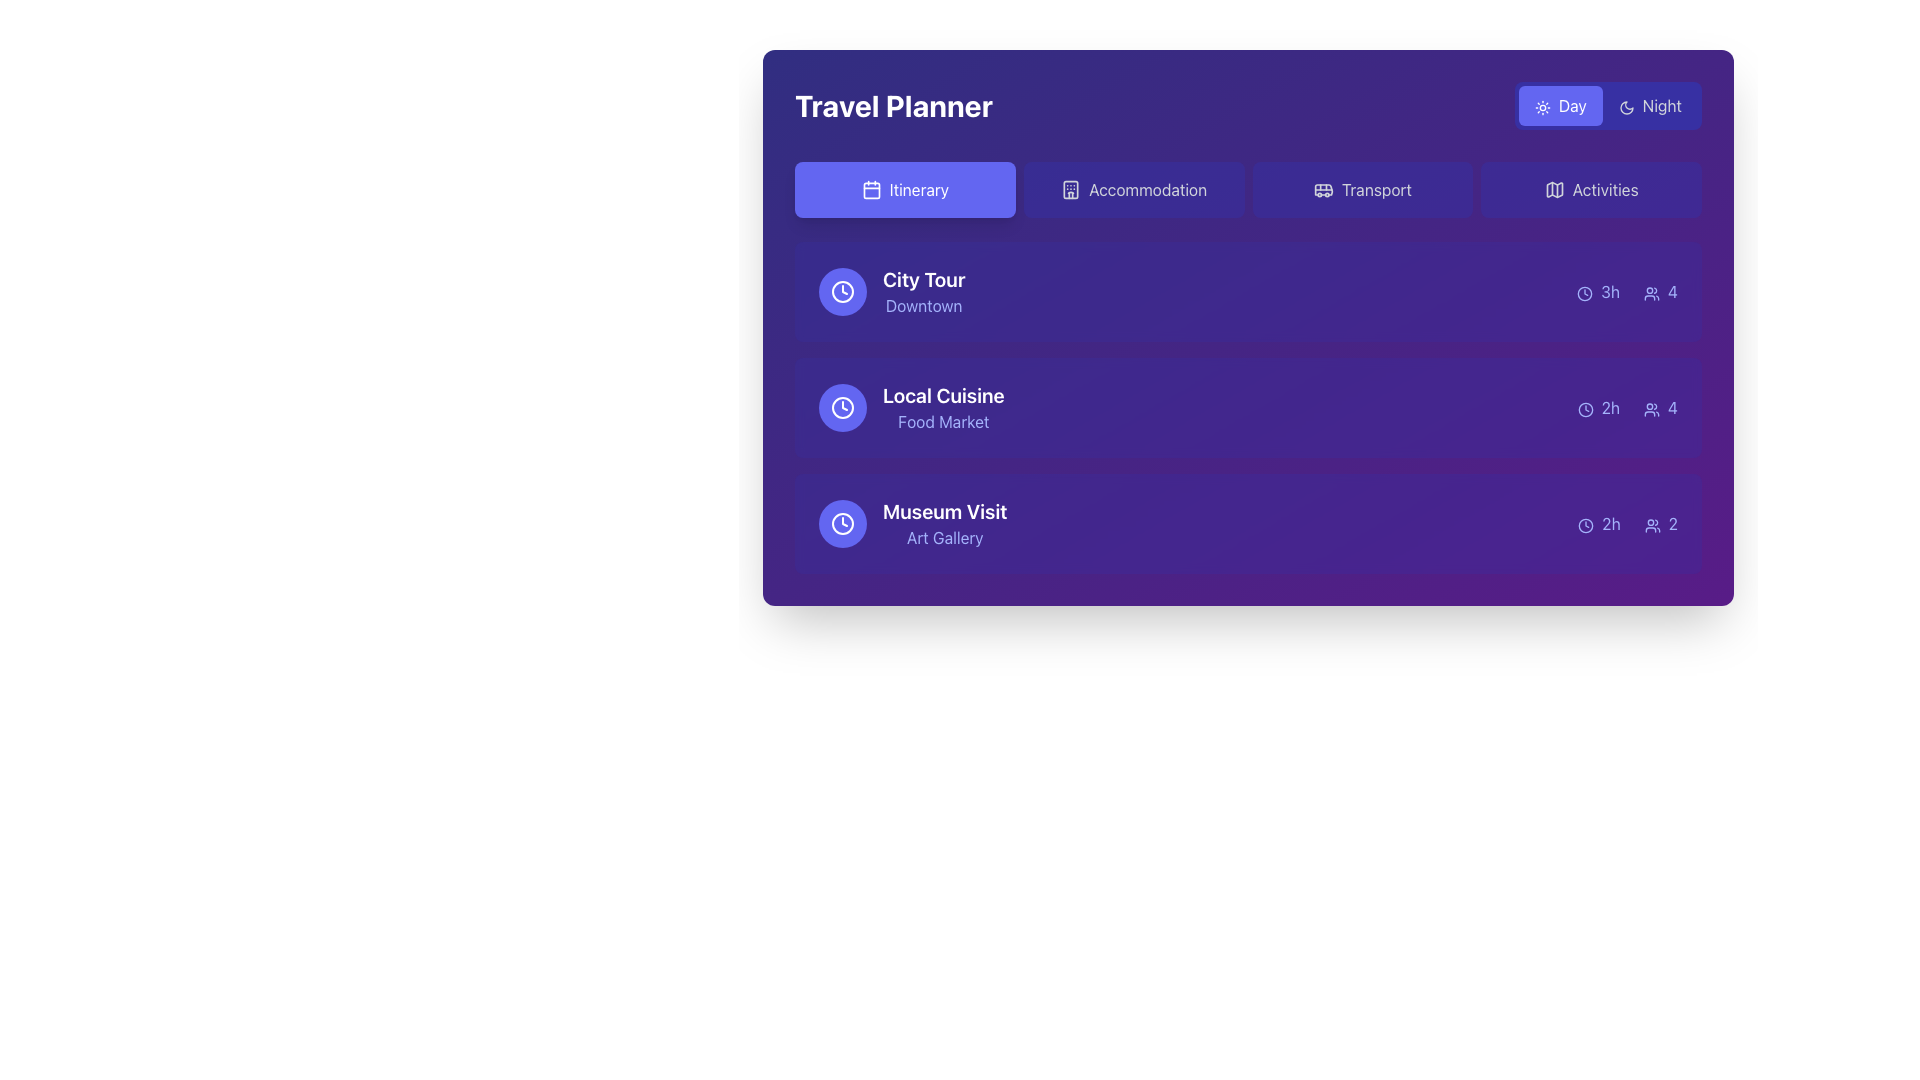 This screenshot has height=1080, width=1920. Describe the element at coordinates (843, 523) in the screenshot. I see `the clock icon with a white outline inside an indigo circular background located in the 'Museum Visit' section of the travel planner interface` at that location.